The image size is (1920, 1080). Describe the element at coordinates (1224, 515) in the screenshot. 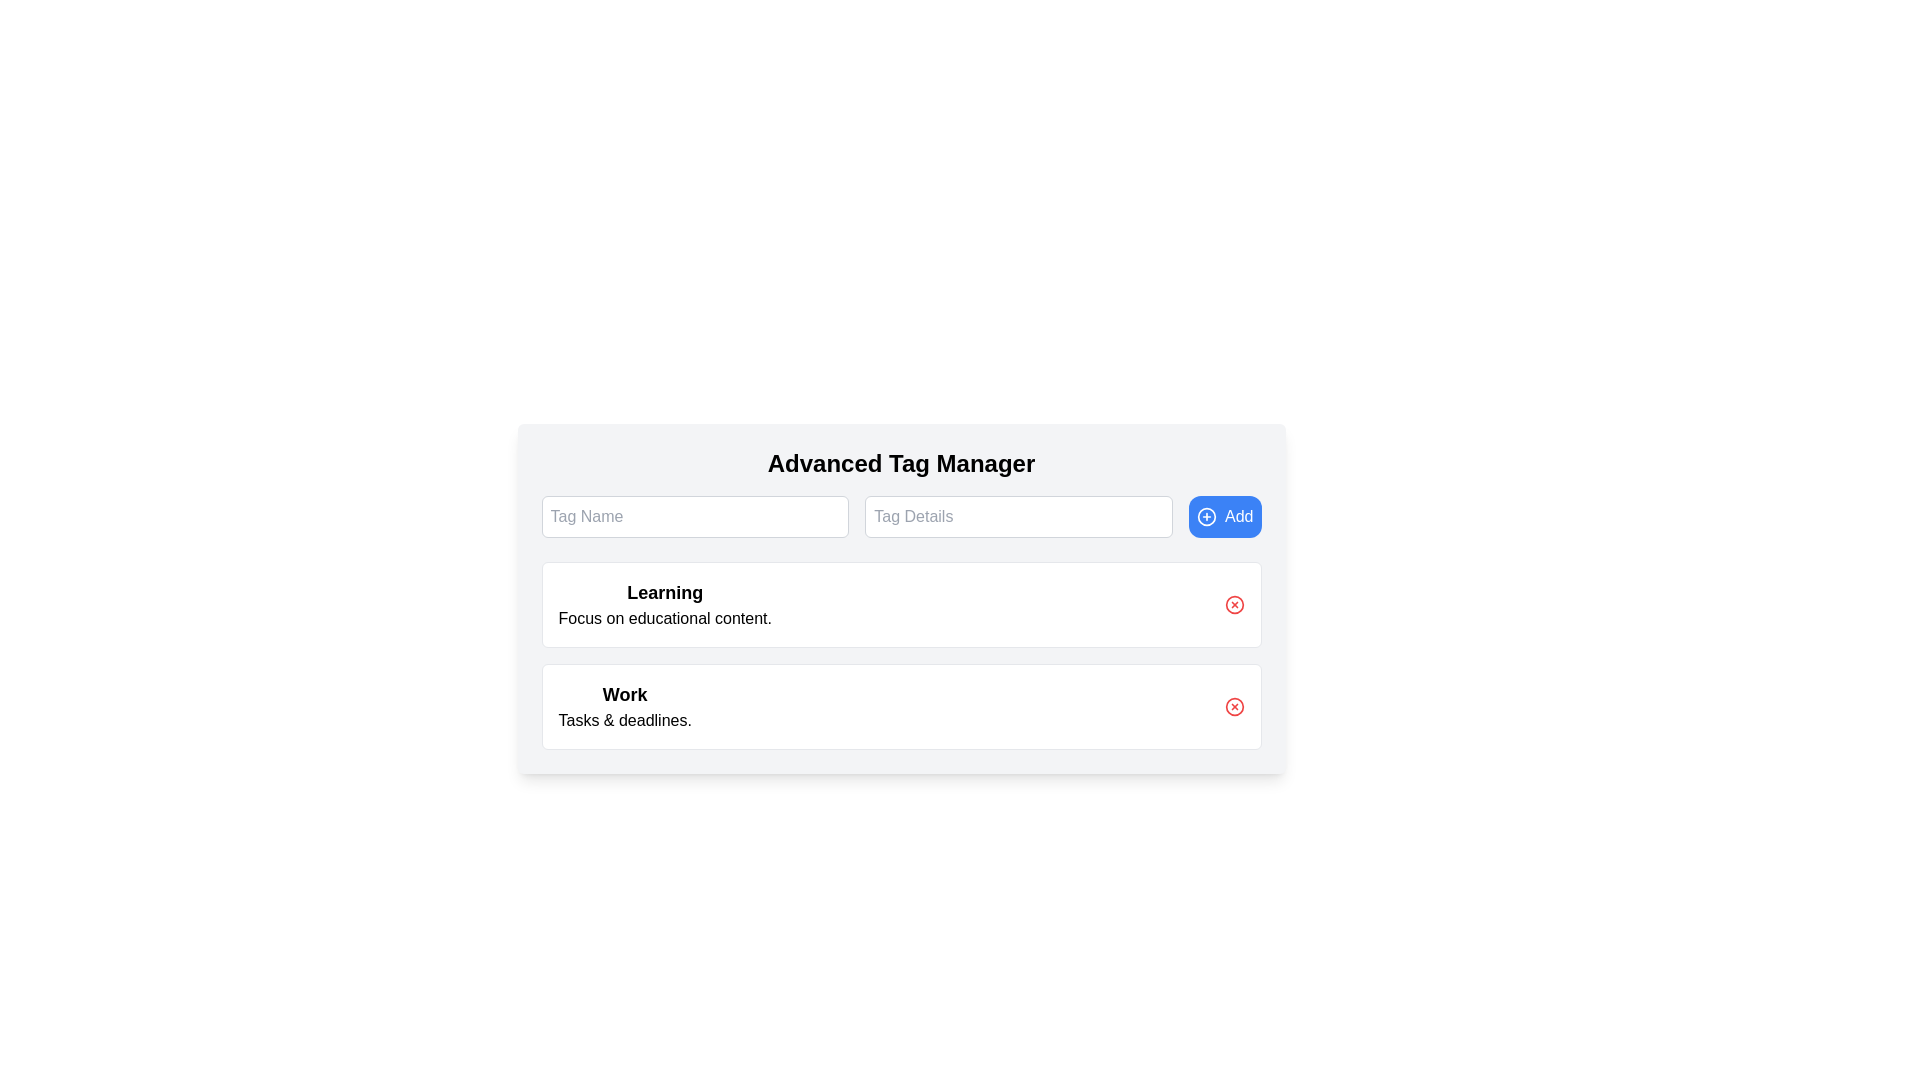

I see `the 'Add' button` at that location.